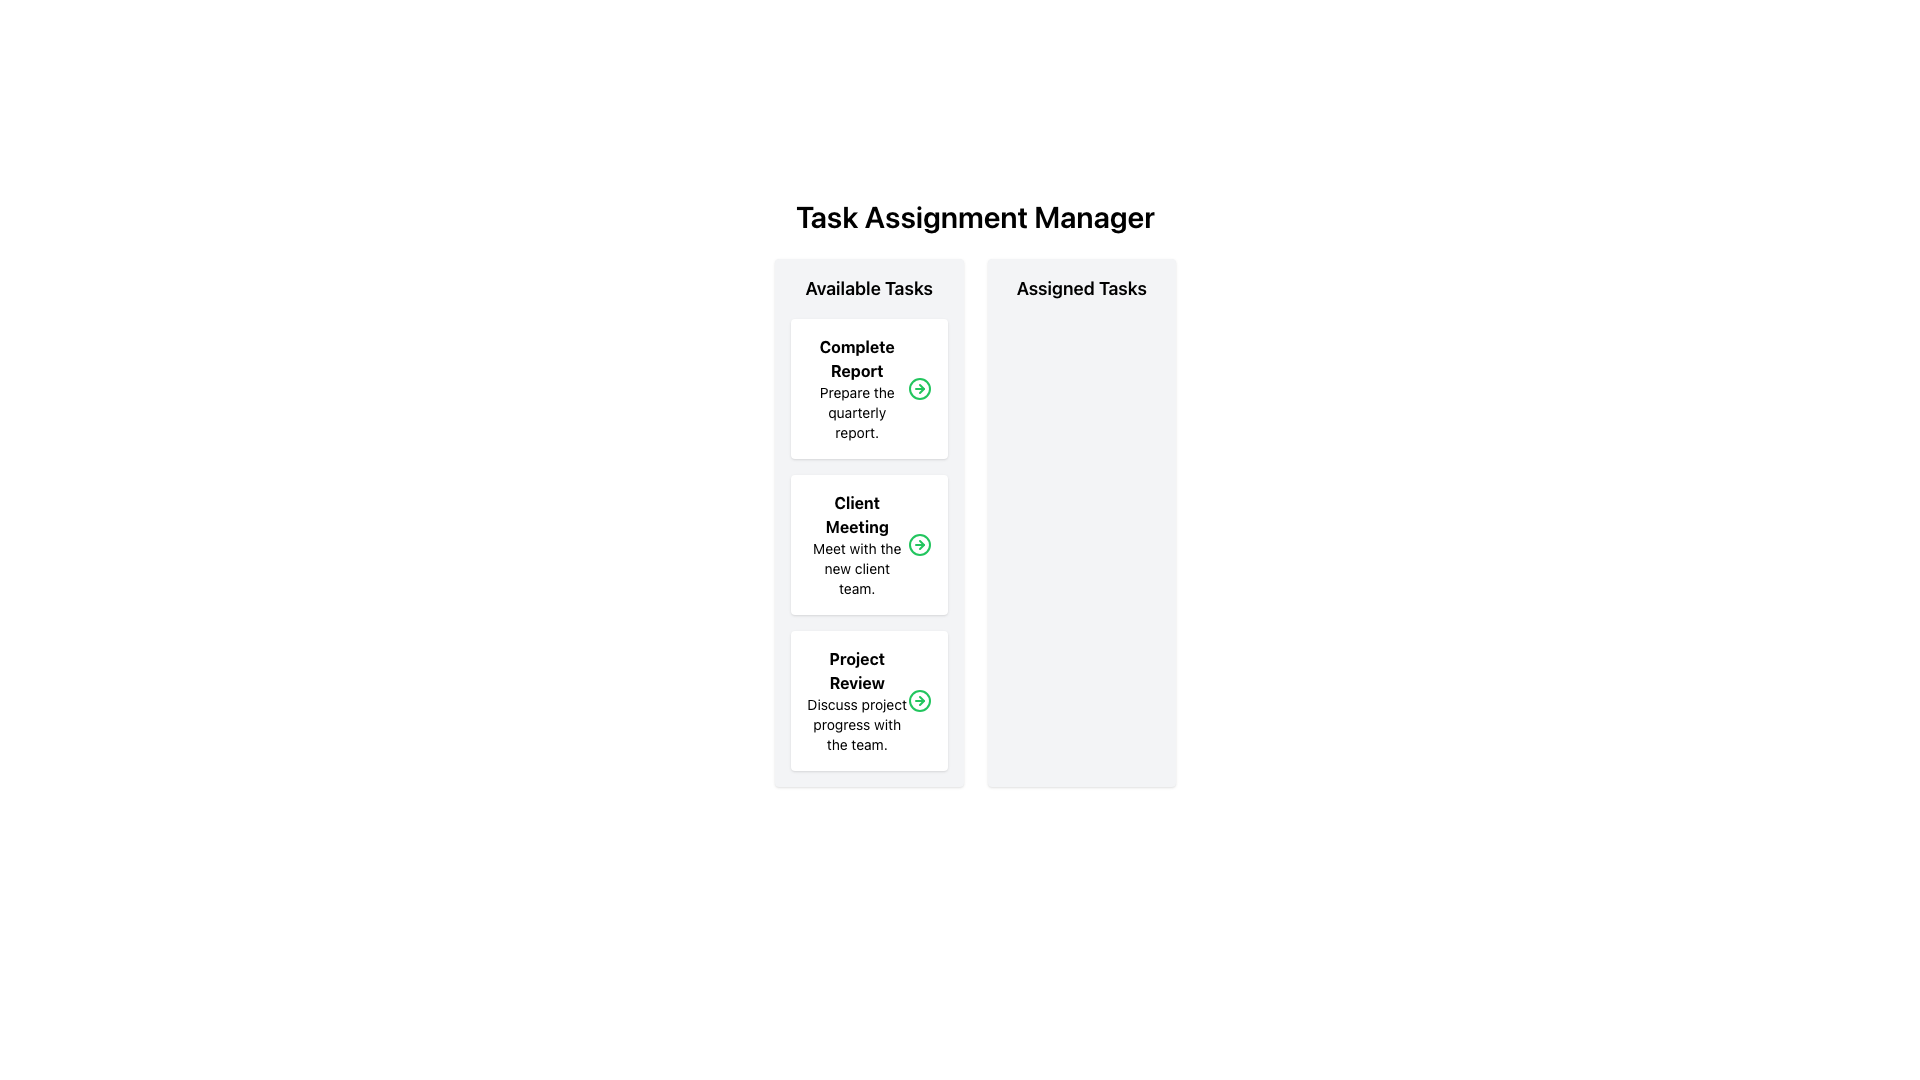 Image resolution: width=1920 pixels, height=1080 pixels. Describe the element at coordinates (857, 544) in the screenshot. I see `the Text block titled 'Client Meeting' with the description 'Meet with the new client team.' located in the second card of the 'Available Tasks' column` at that location.